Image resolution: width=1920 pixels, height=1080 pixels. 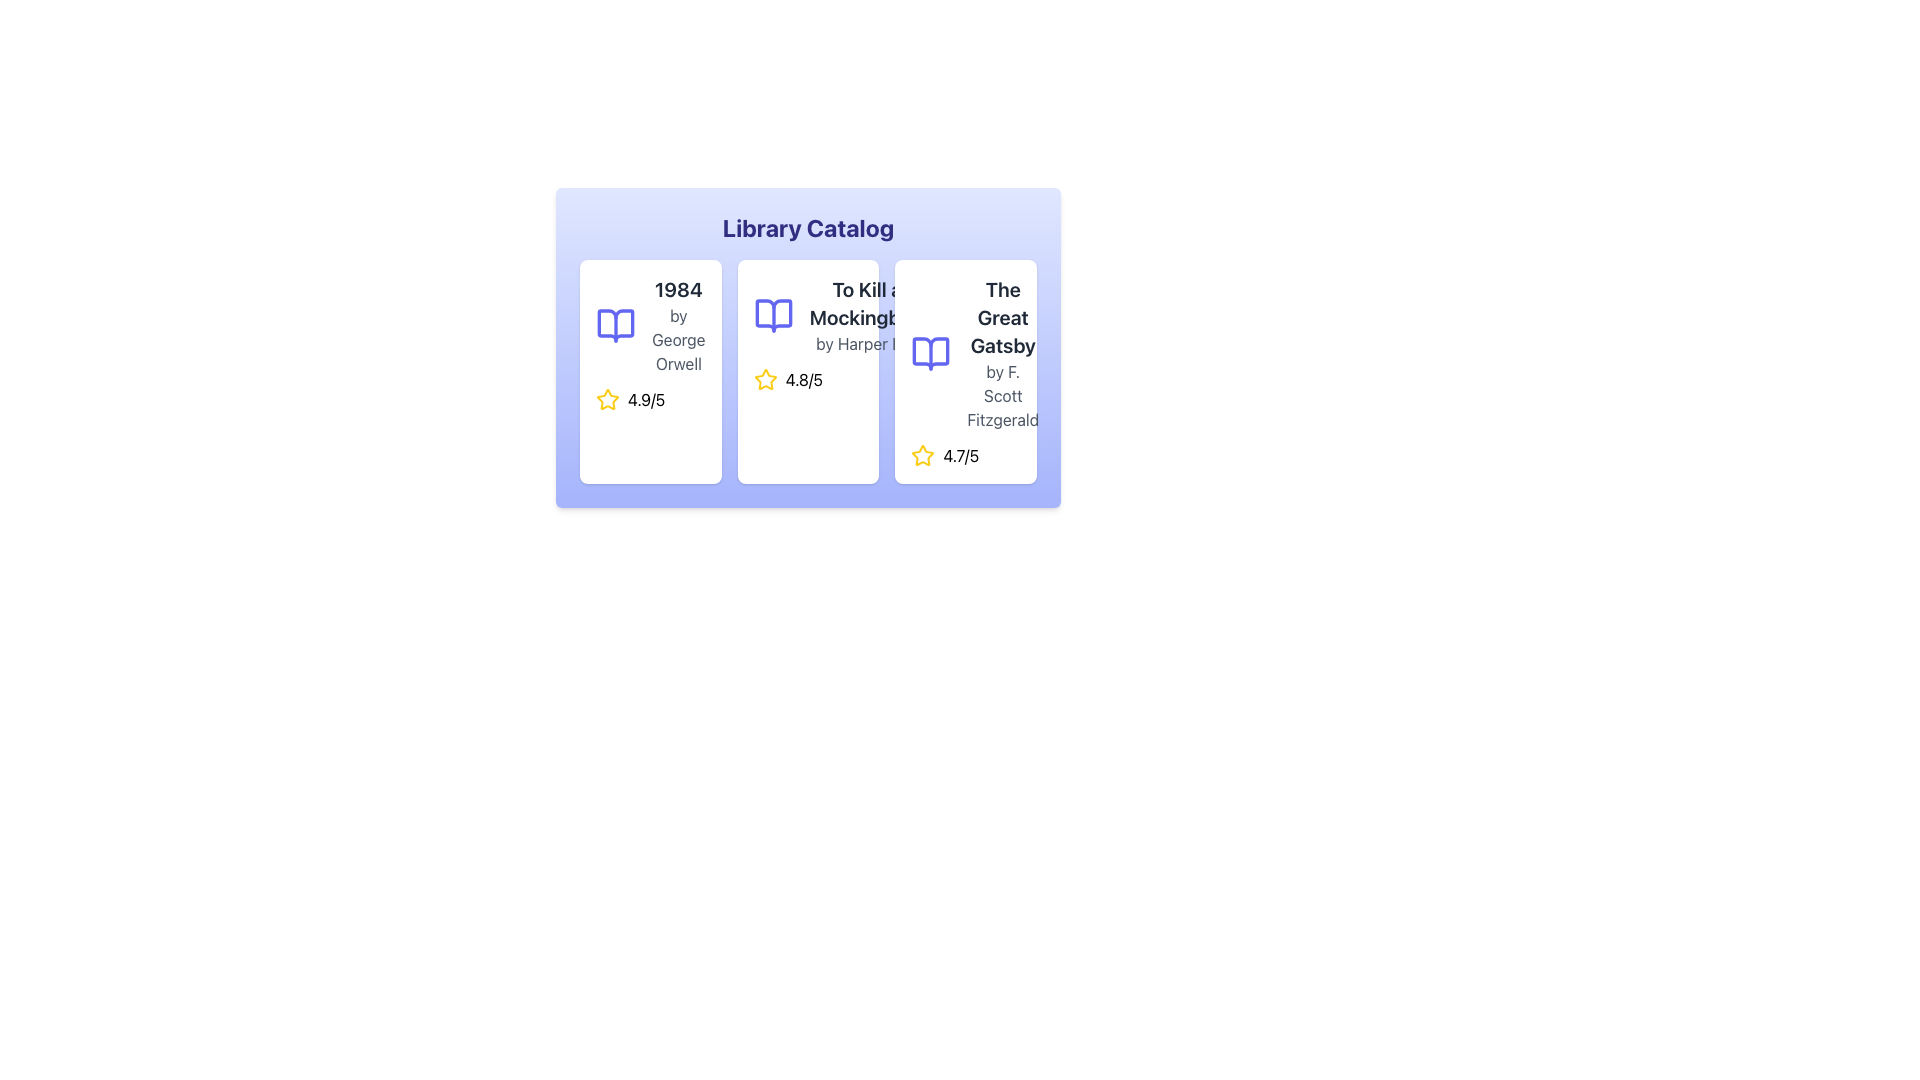 What do you see at coordinates (764, 380) in the screenshot?
I see `the star-shaped rating icon with a yellow outline, which is located above the '4.8/5' text in the second card of the horizontally aligned list` at bounding box center [764, 380].